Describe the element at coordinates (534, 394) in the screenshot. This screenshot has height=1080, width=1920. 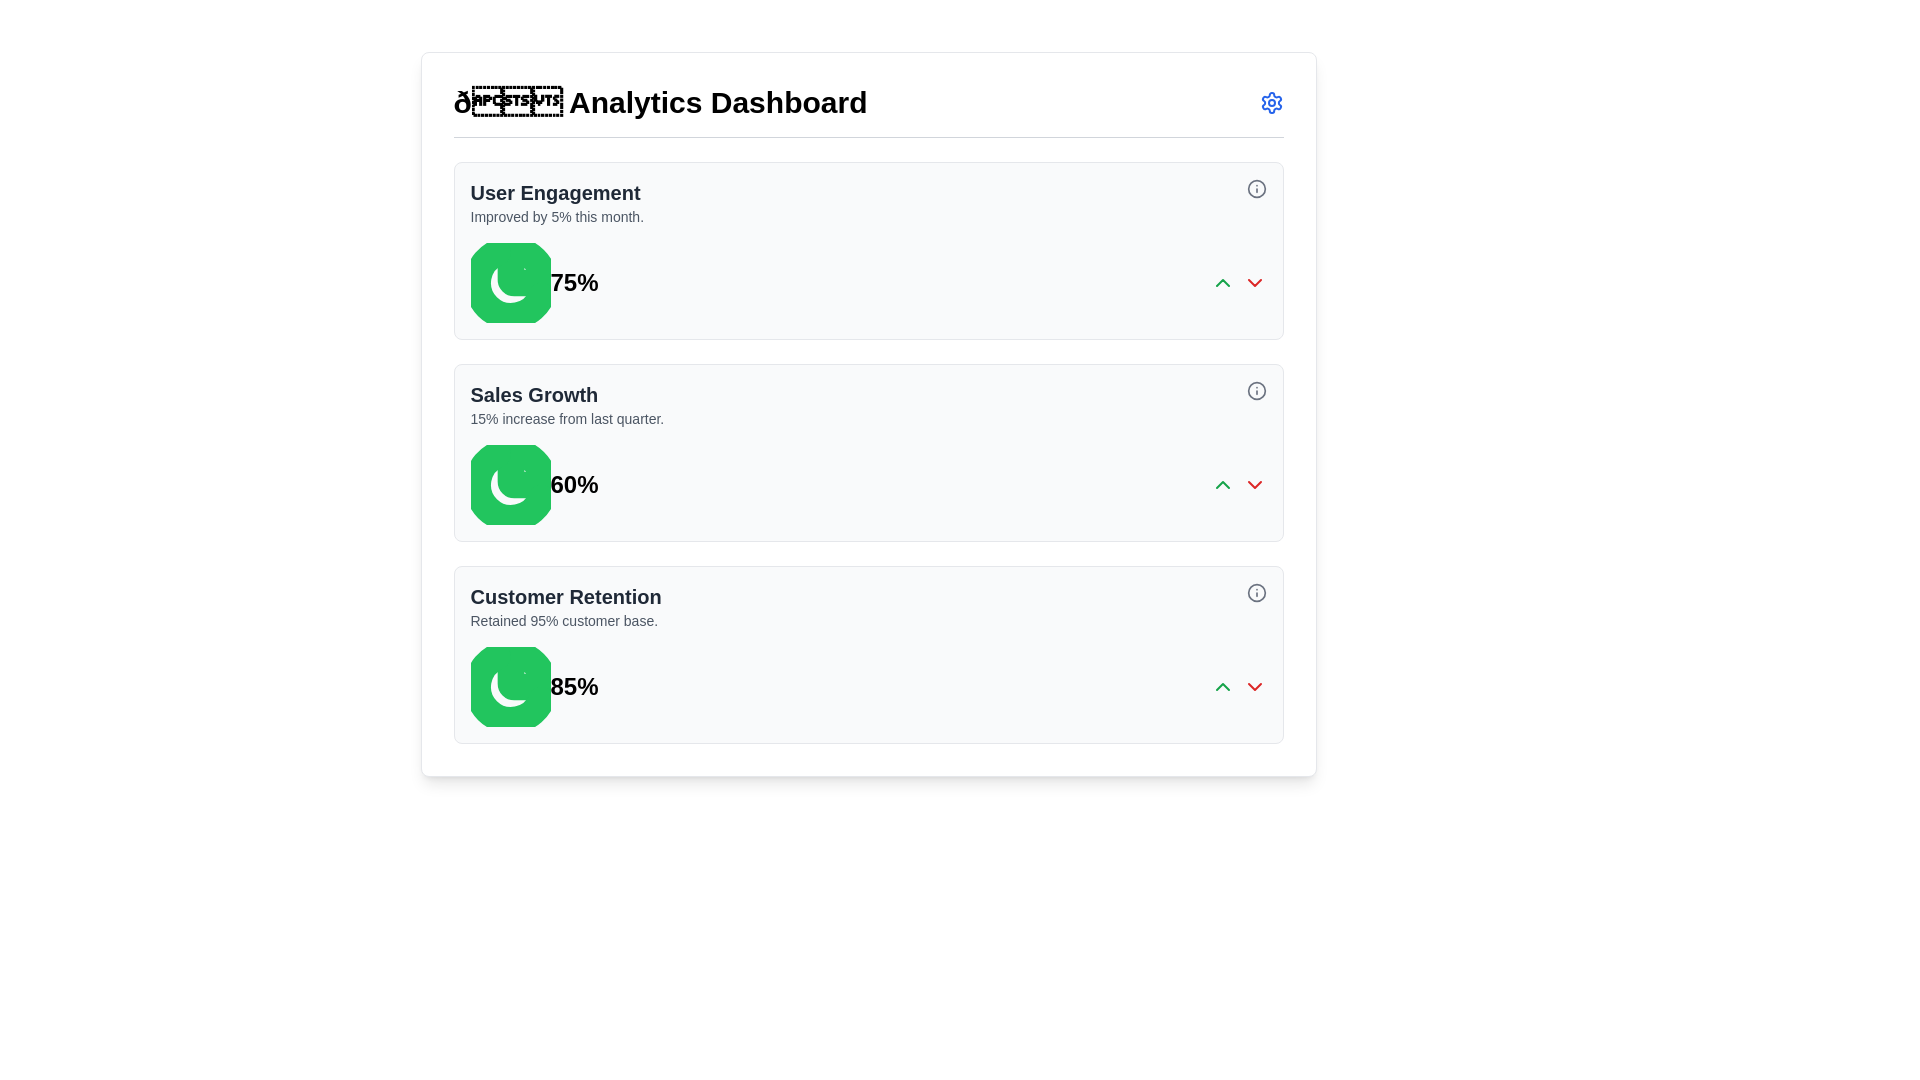
I see `the header text for the second card that summarizes 'Sales Growth', located in the center-left portion above other information` at that location.